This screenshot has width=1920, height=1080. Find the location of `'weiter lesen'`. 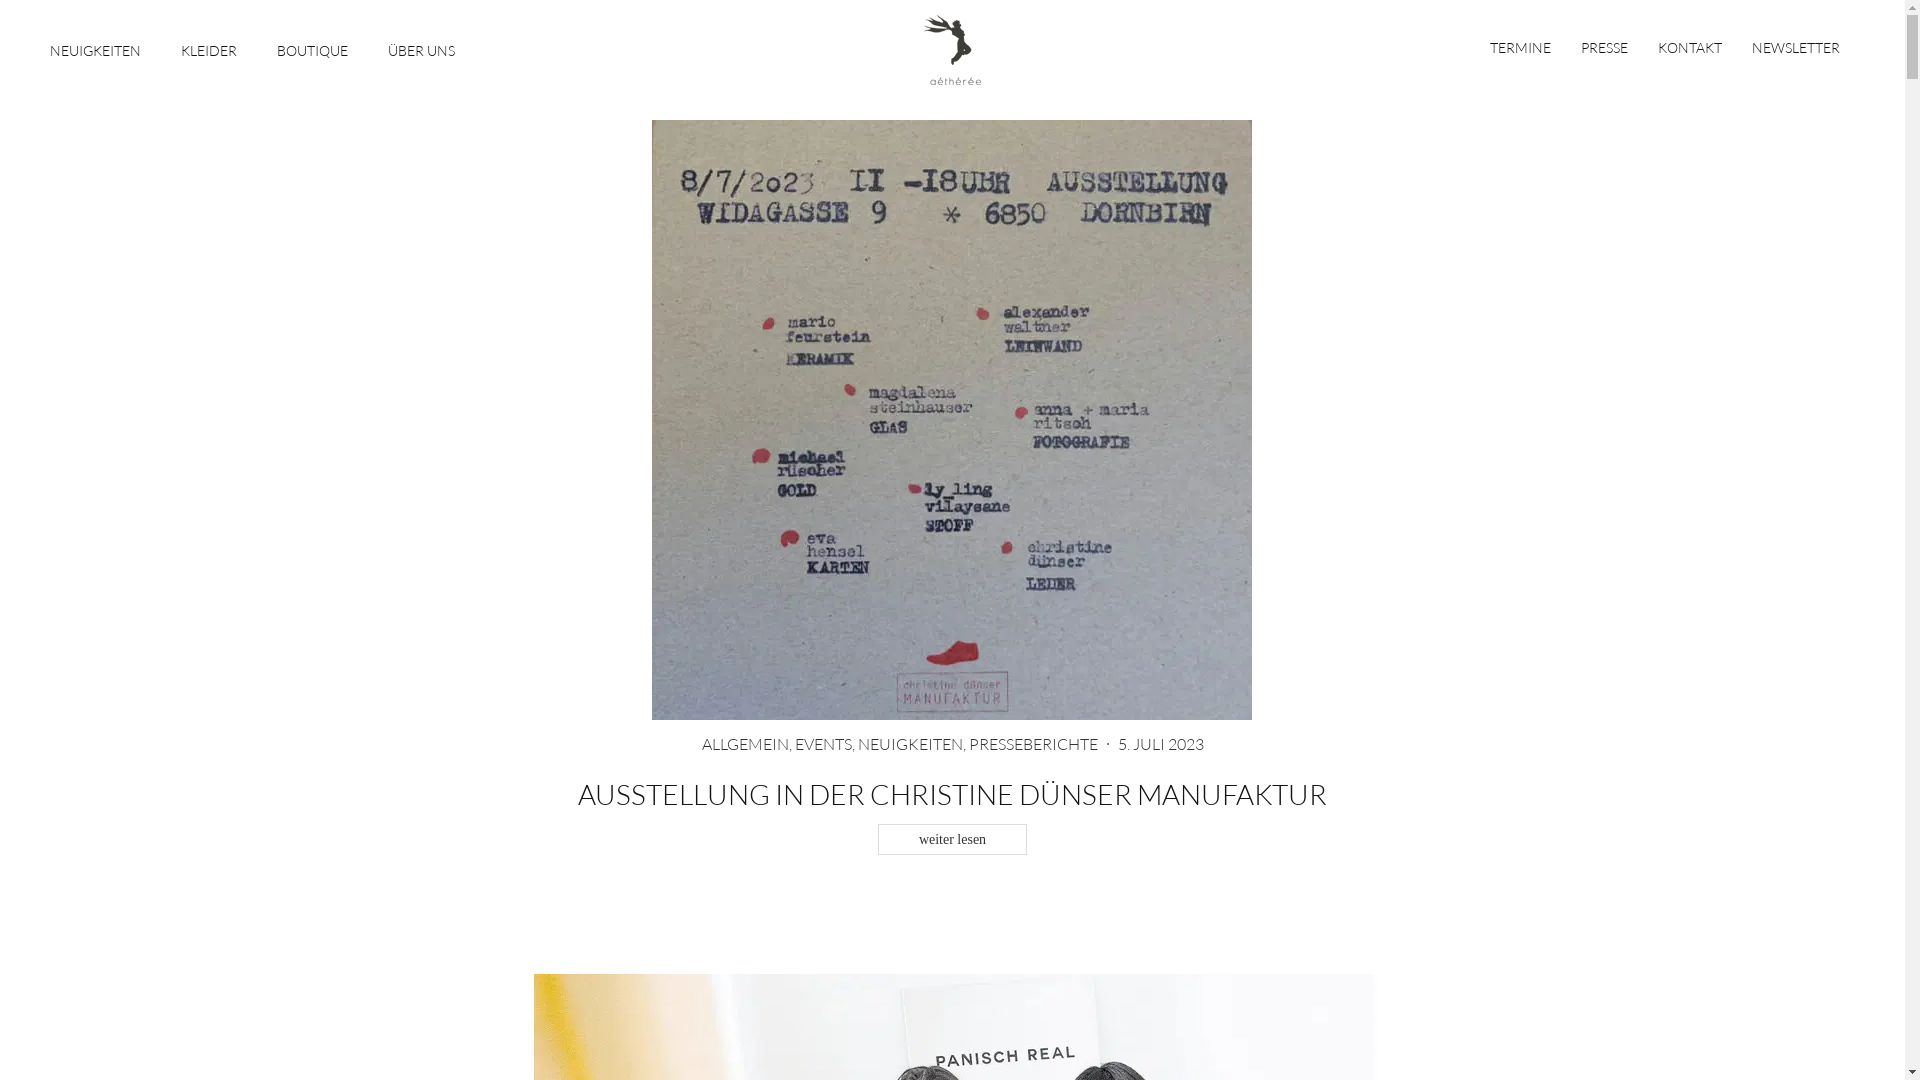

'weiter lesen' is located at coordinates (951, 839).